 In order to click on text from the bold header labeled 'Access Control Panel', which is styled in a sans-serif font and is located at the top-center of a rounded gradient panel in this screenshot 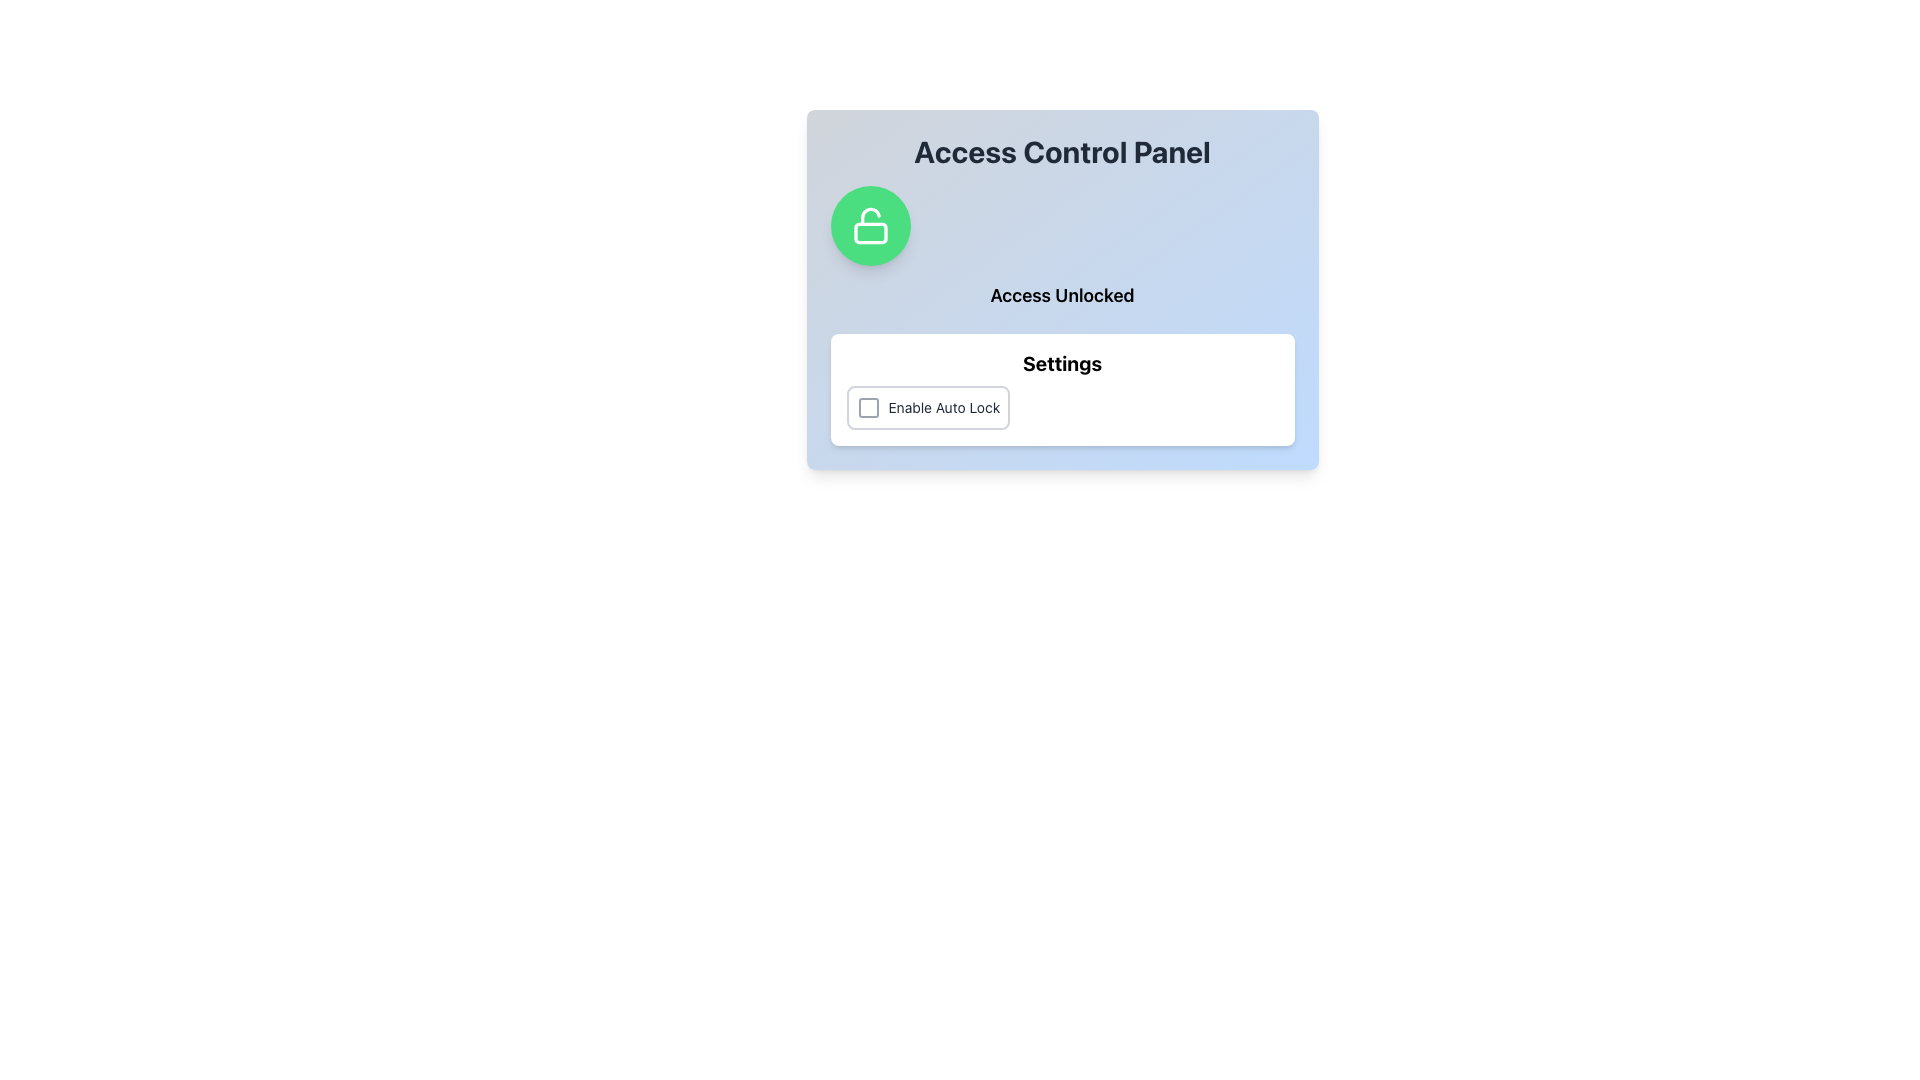, I will do `click(1061, 150)`.